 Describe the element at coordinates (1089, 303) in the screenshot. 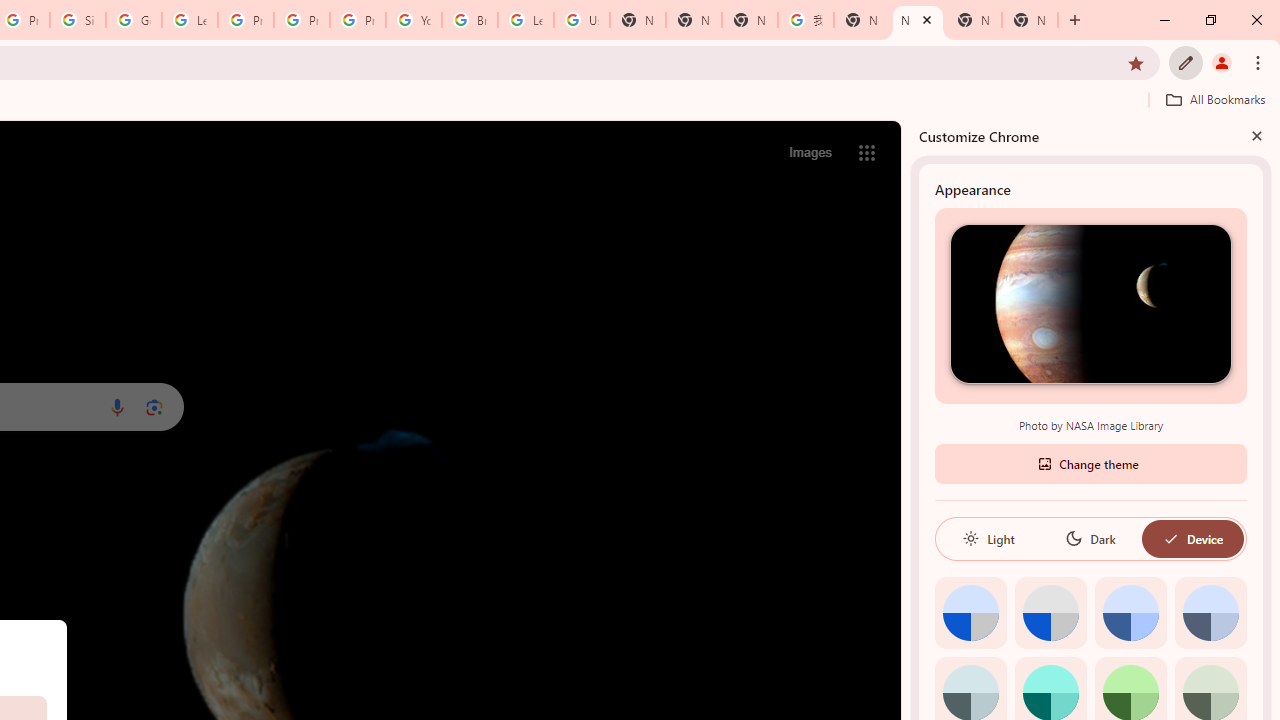

I see `'Photo by NASA Image Library'` at that location.